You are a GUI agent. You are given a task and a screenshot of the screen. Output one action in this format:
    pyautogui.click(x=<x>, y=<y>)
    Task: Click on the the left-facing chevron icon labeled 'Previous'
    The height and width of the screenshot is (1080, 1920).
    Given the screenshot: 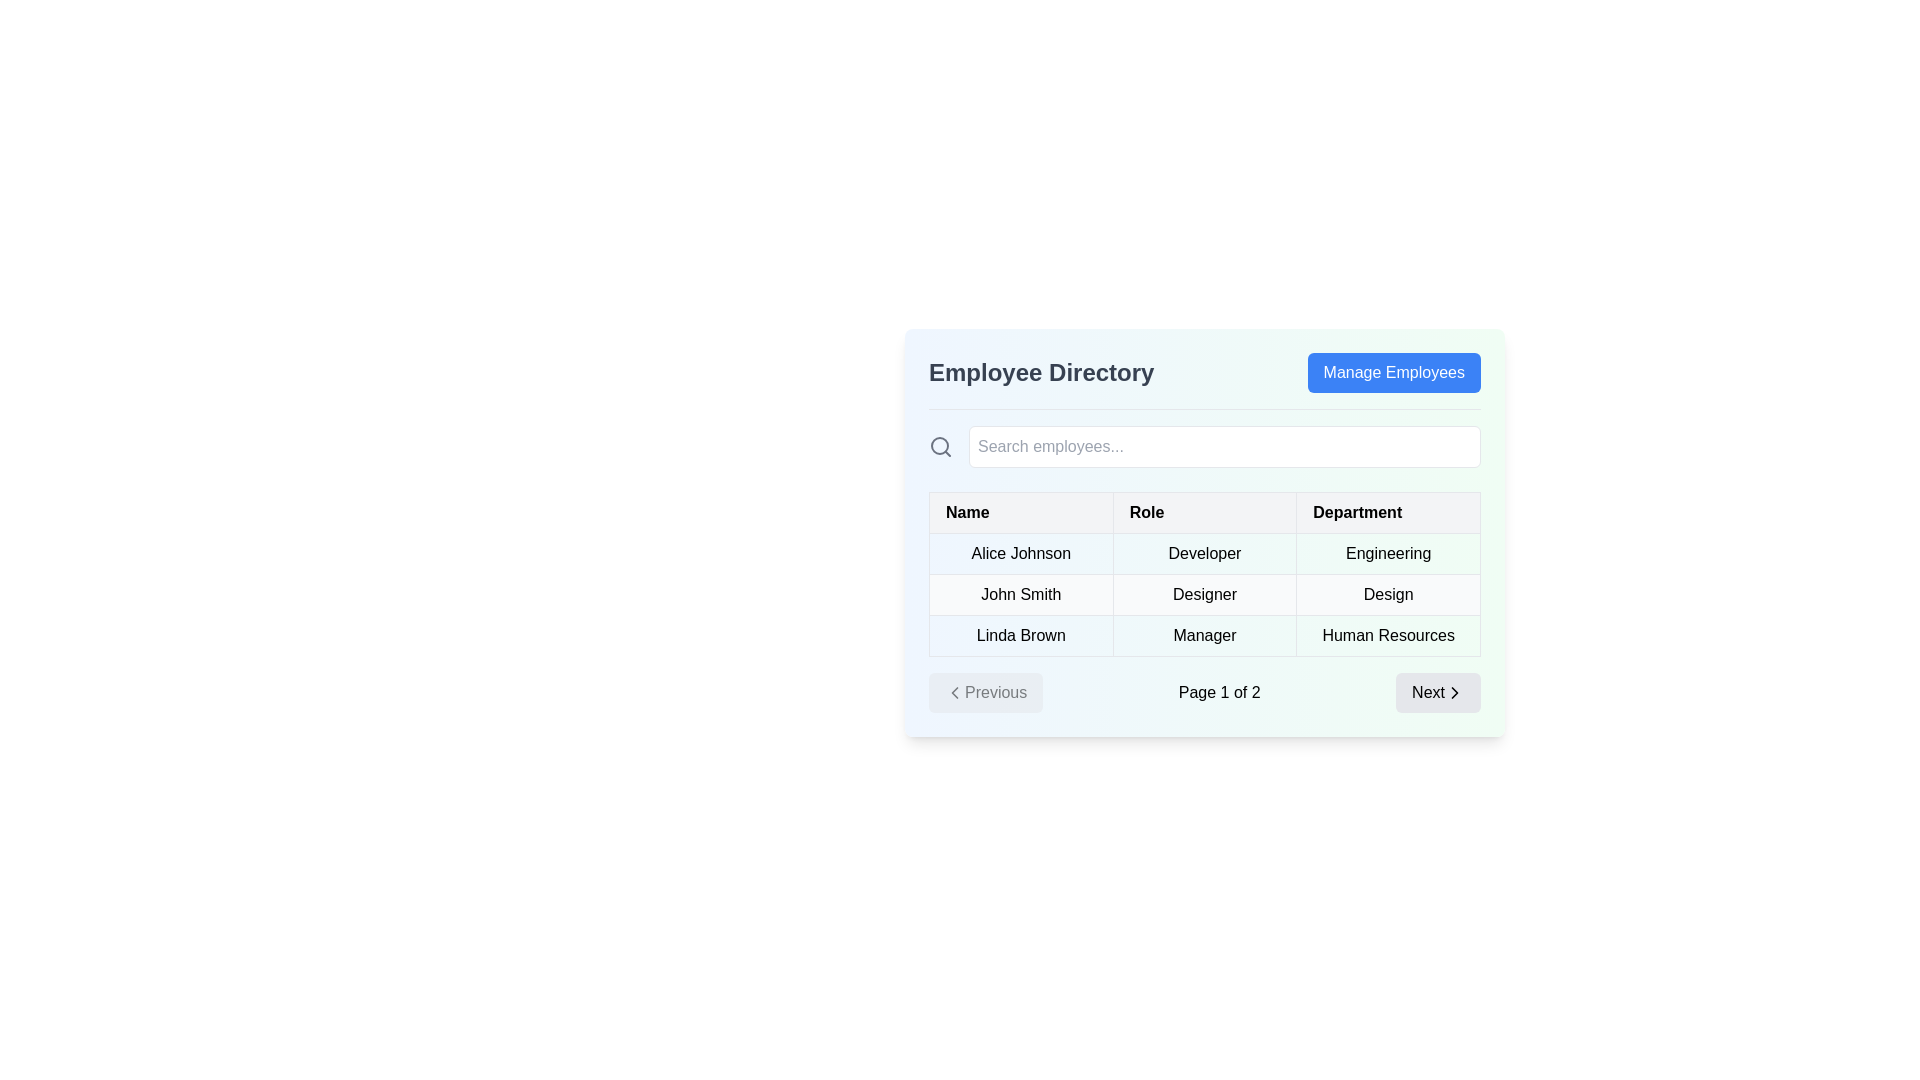 What is the action you would take?
    pyautogui.click(x=954, y=692)
    